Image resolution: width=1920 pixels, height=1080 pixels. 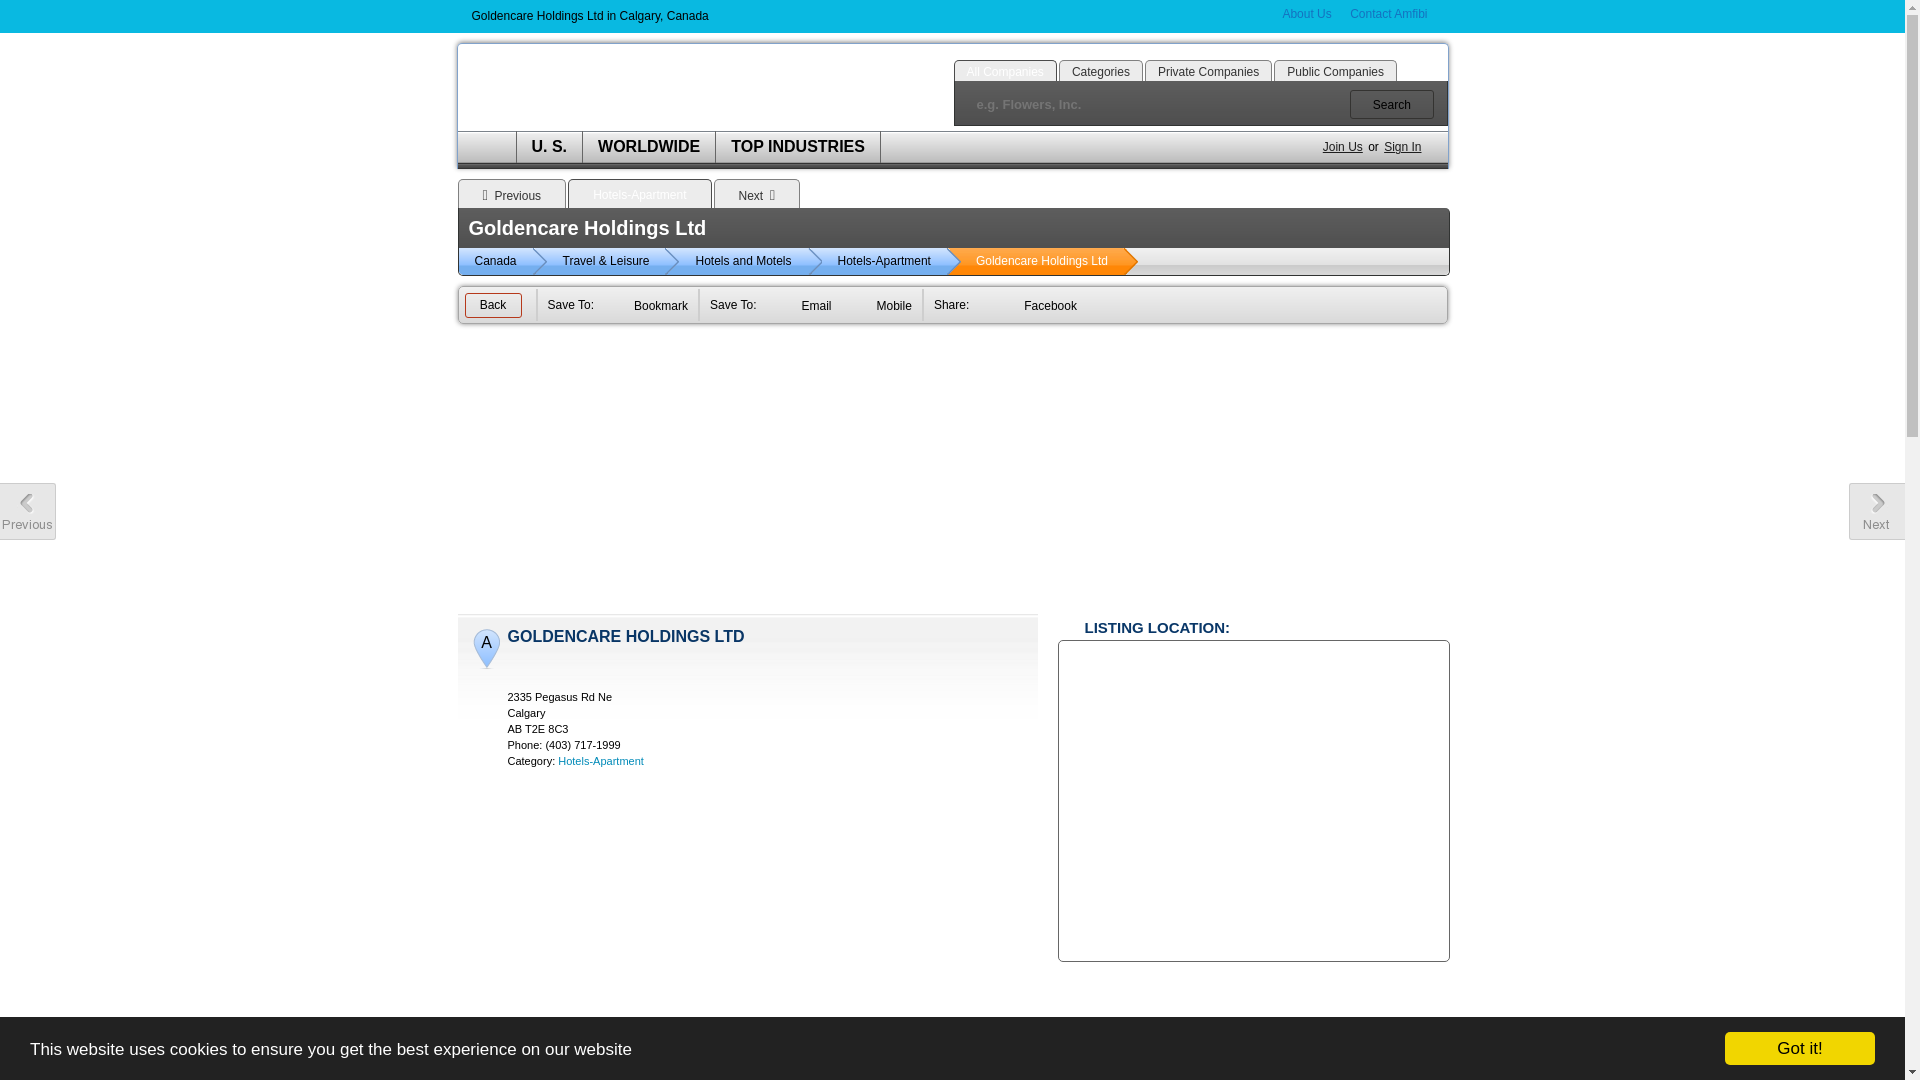 I want to click on 'Search1', so click(x=1391, y=104).